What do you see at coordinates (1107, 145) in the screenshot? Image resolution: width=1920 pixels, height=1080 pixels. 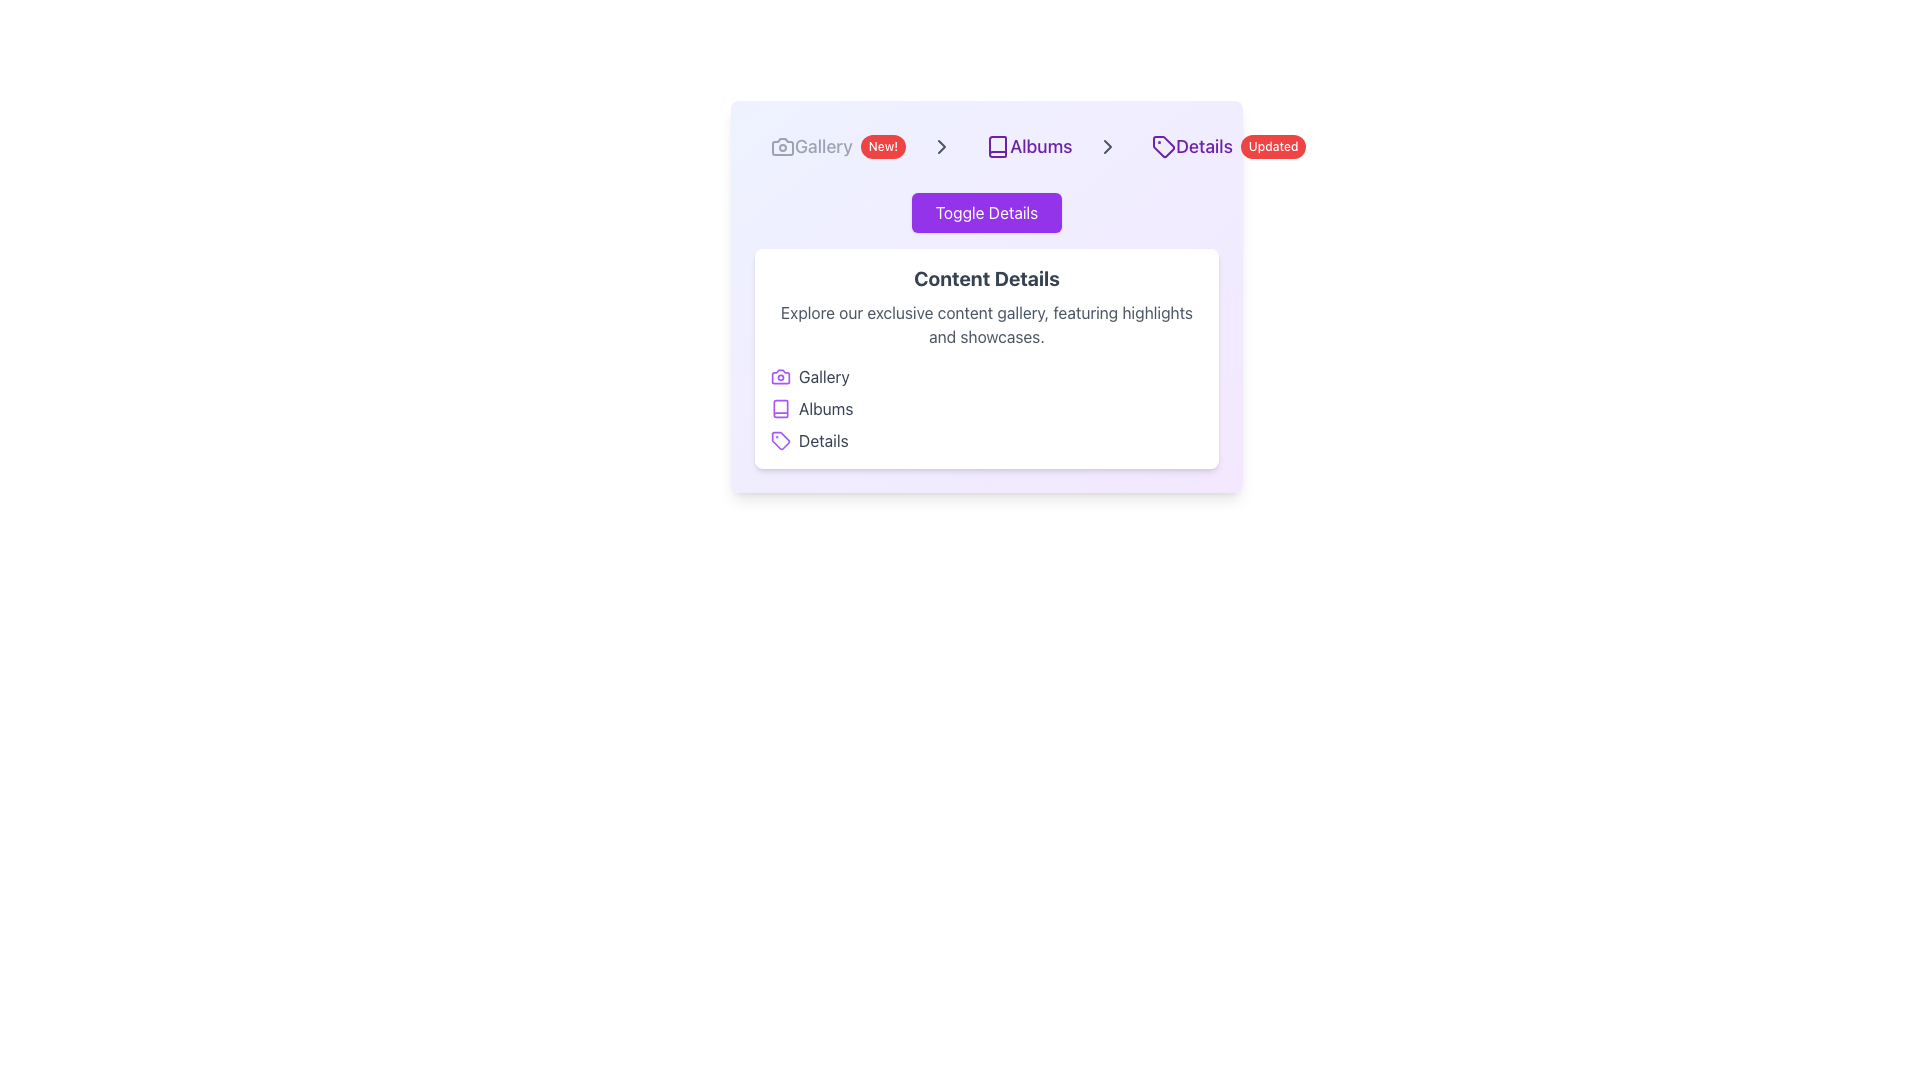 I see `the chevron icon indicating rightward navigation located between the 'Albums' and 'Details' labels in the breadcrumb trail` at bounding box center [1107, 145].